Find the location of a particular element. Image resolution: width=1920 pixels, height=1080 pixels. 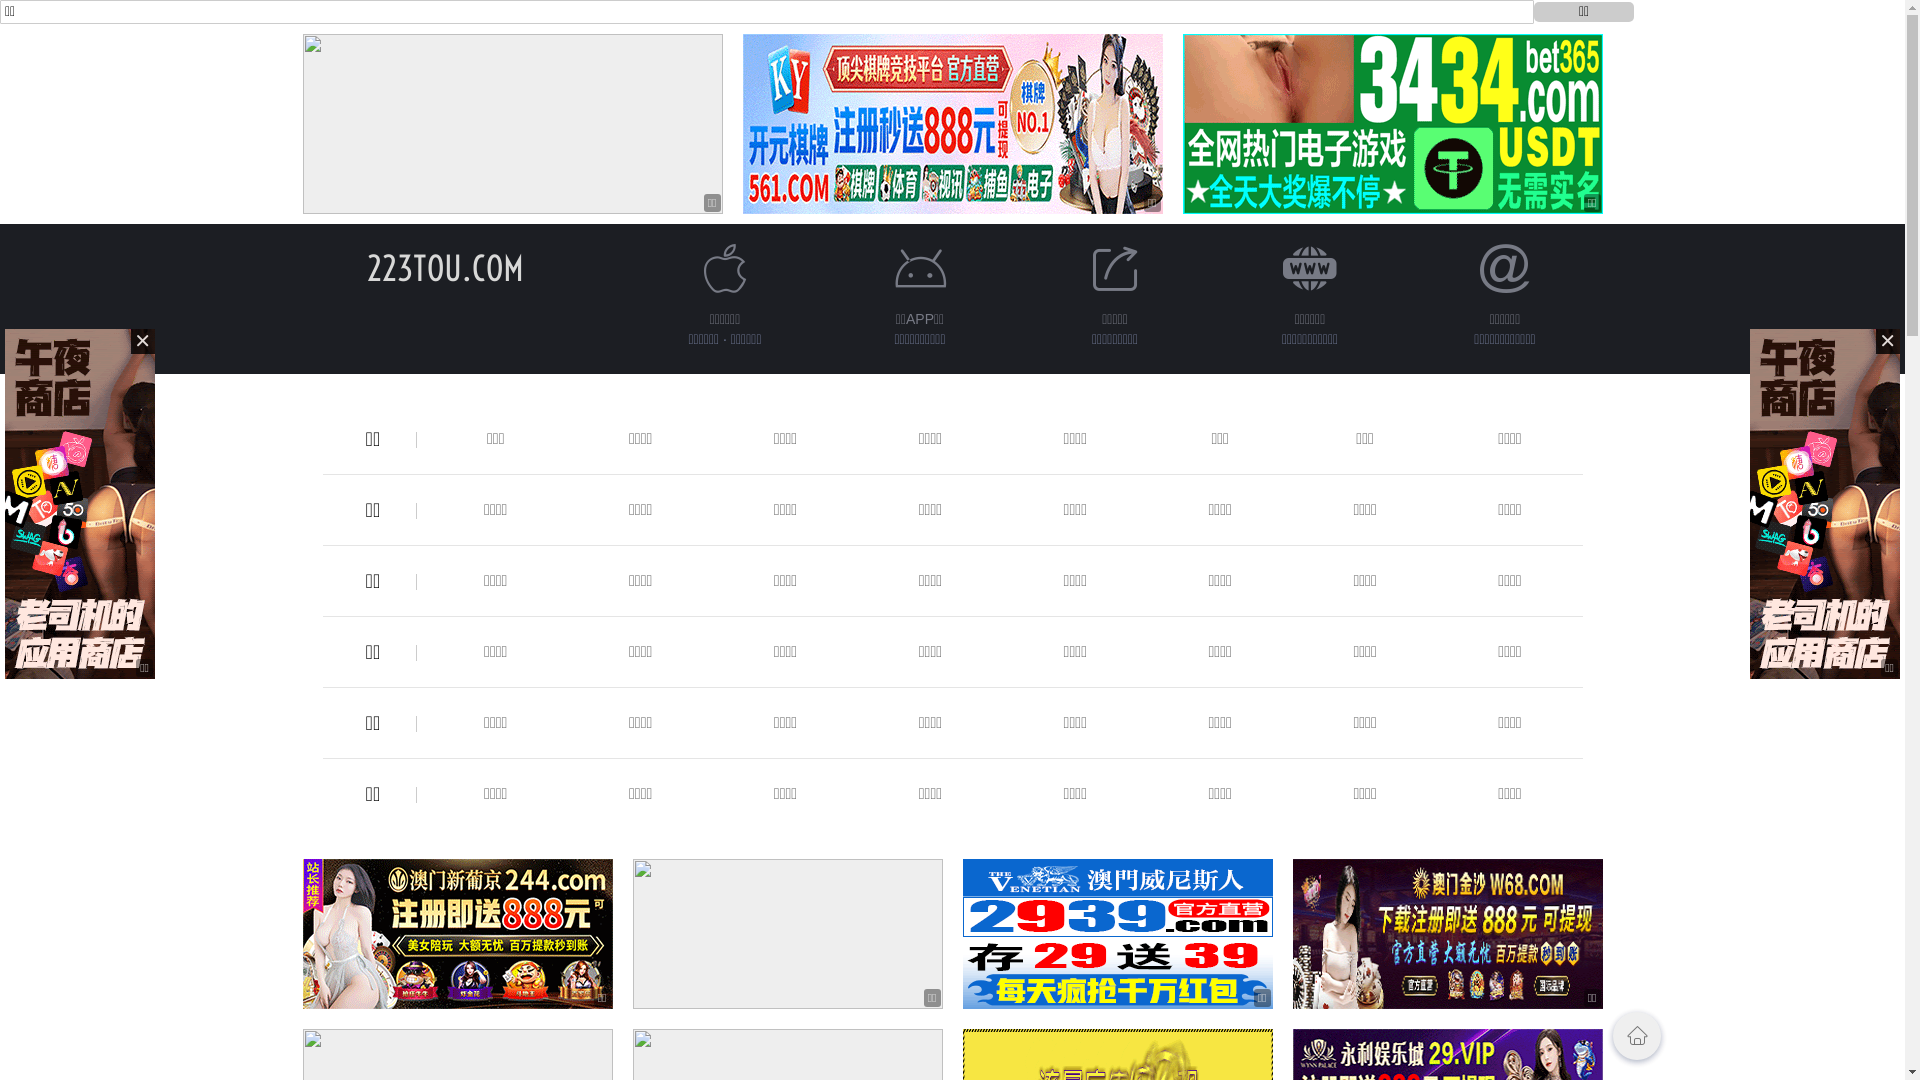

'223TOU.COM' is located at coordinates (444, 267).